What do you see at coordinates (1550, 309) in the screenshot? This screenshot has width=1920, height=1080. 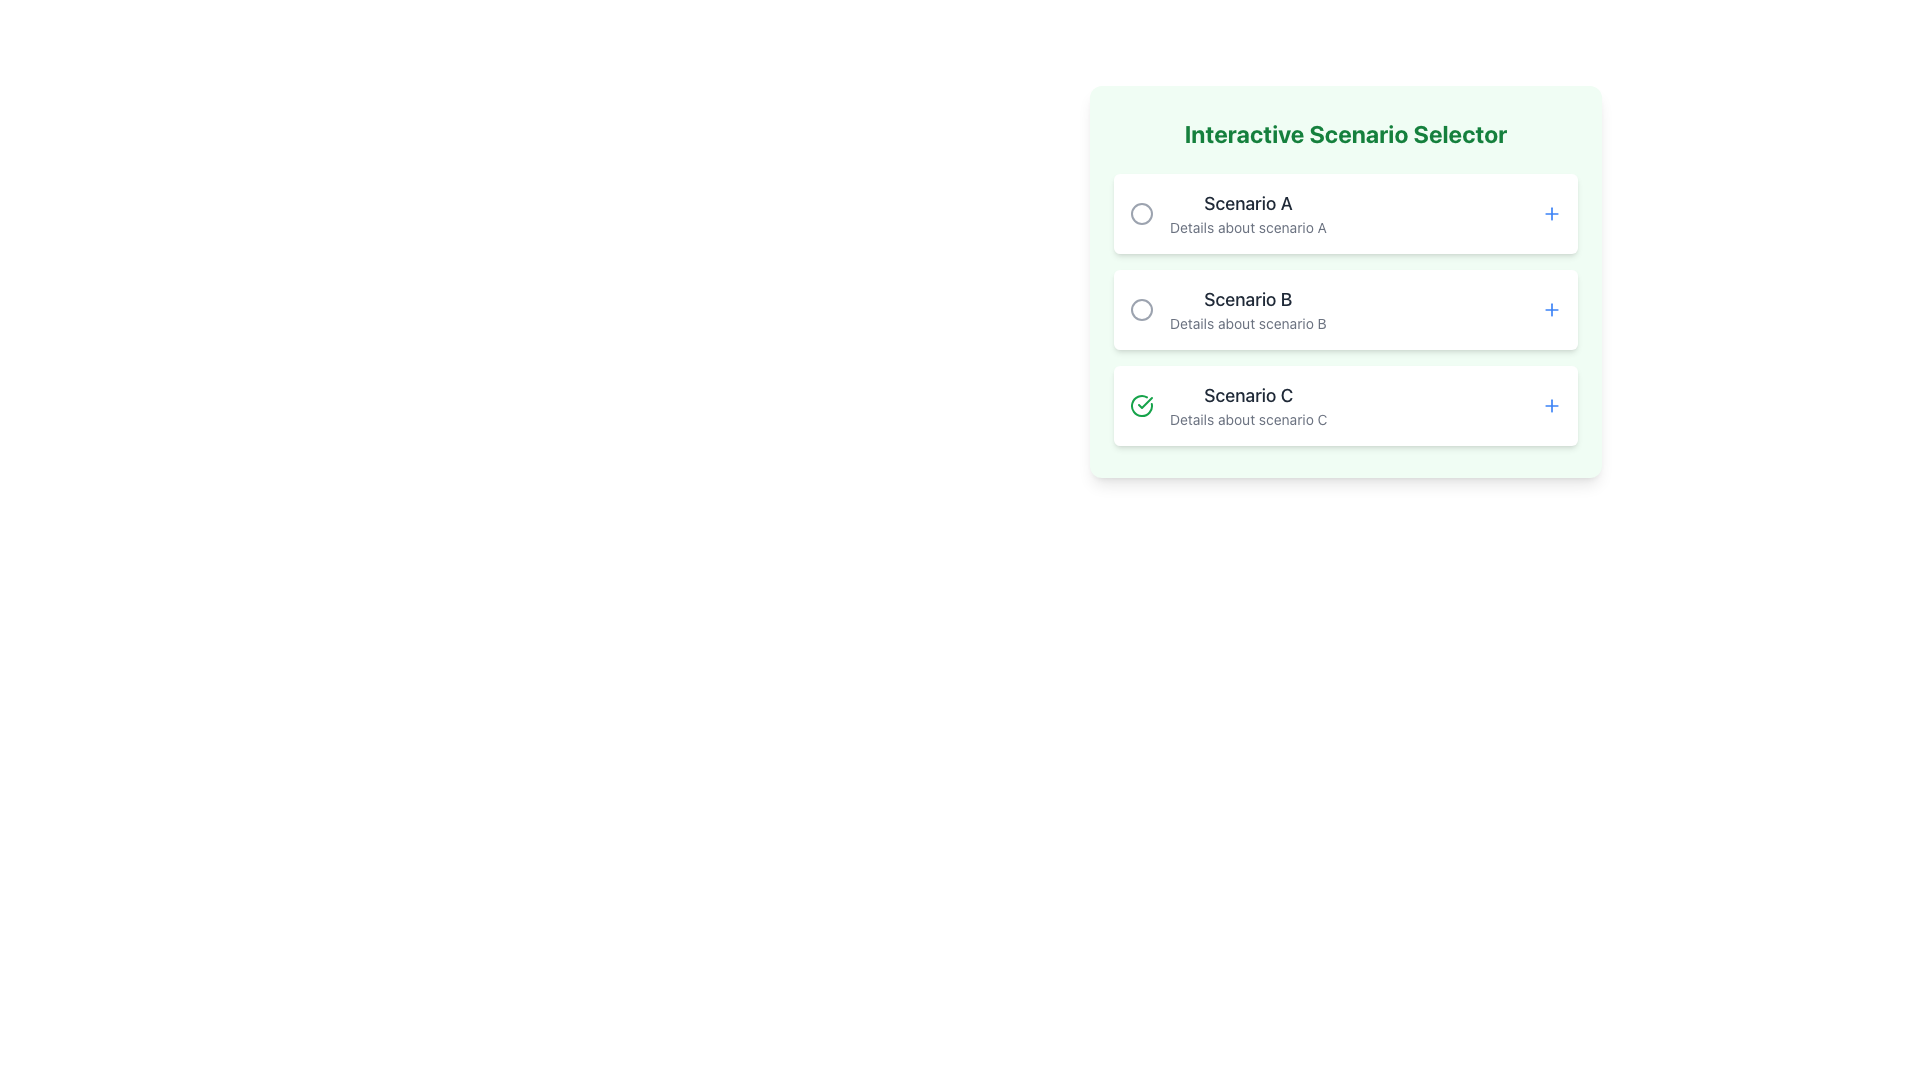 I see `the blue plus sign icon located on the right side of the row labeled 'Scenario B'` at bounding box center [1550, 309].